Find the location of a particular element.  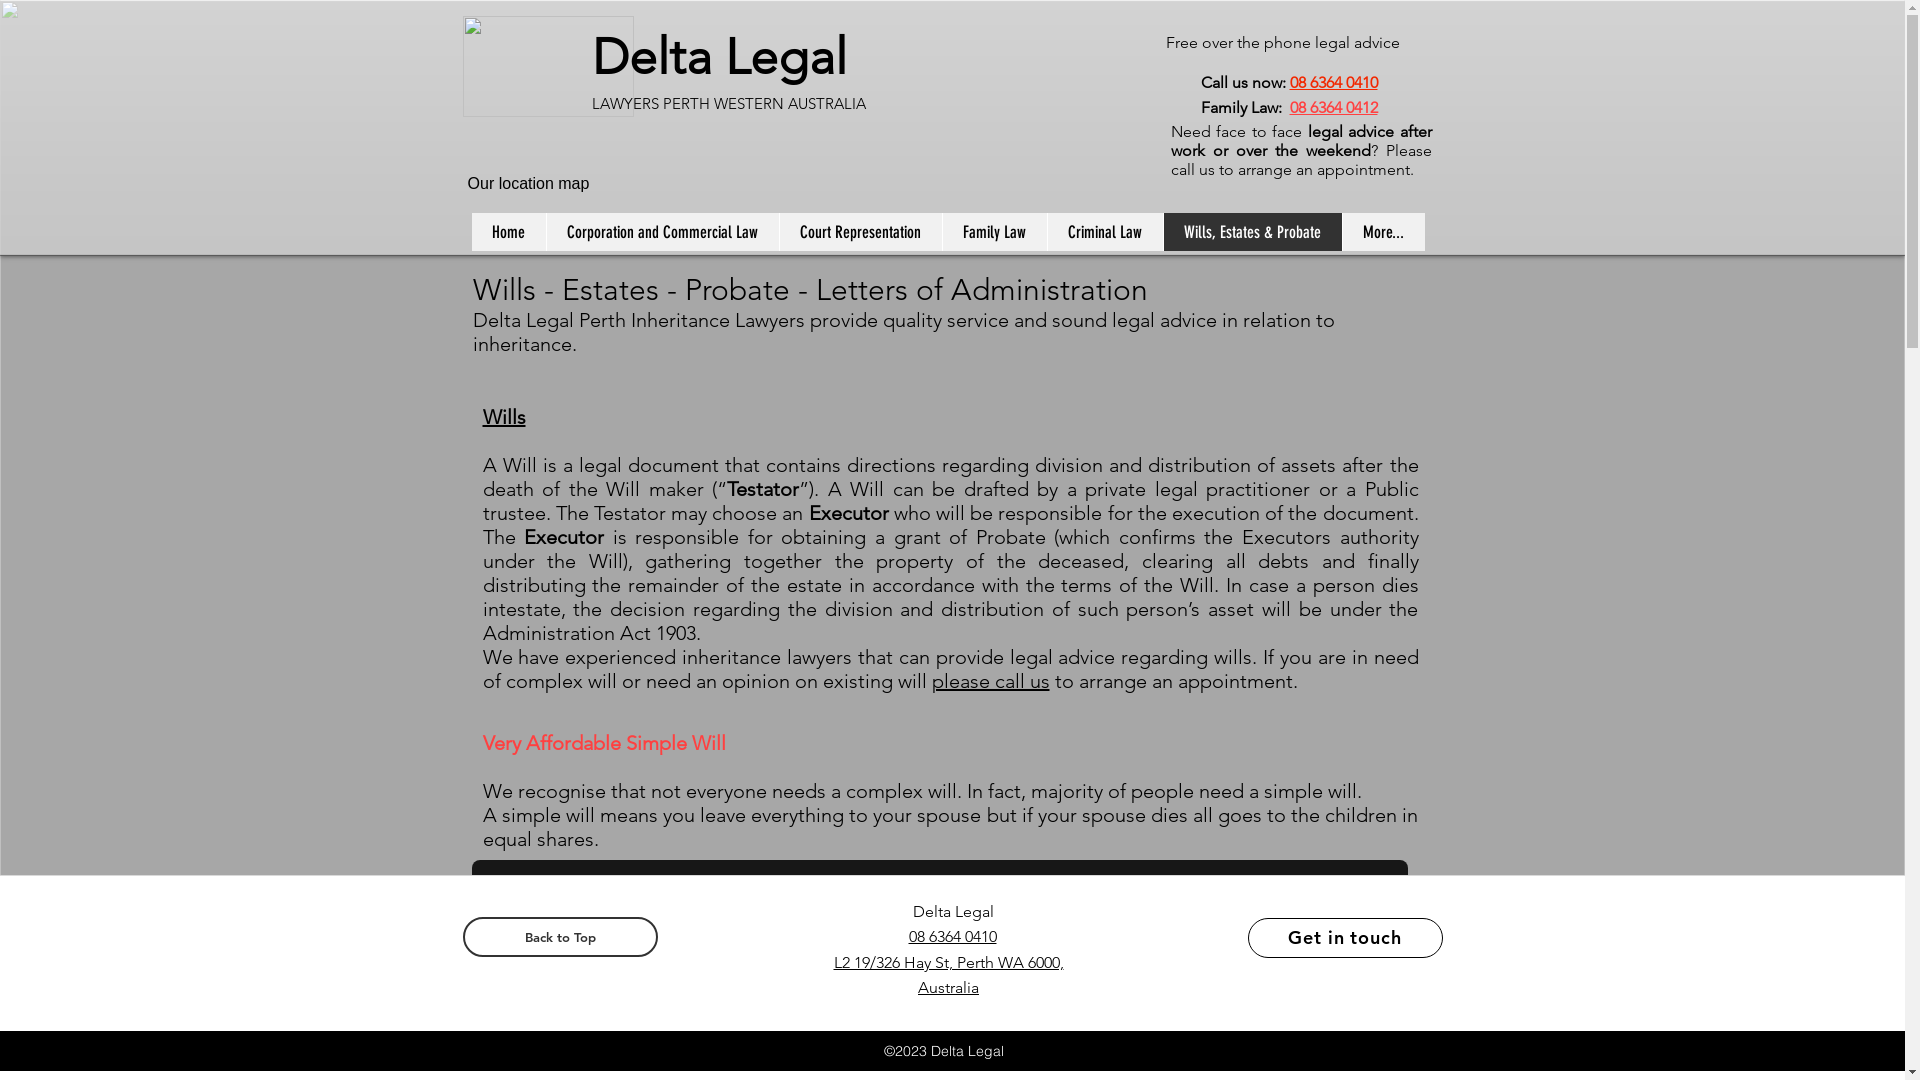

'Simple Will - From $135' is located at coordinates (559, 979).